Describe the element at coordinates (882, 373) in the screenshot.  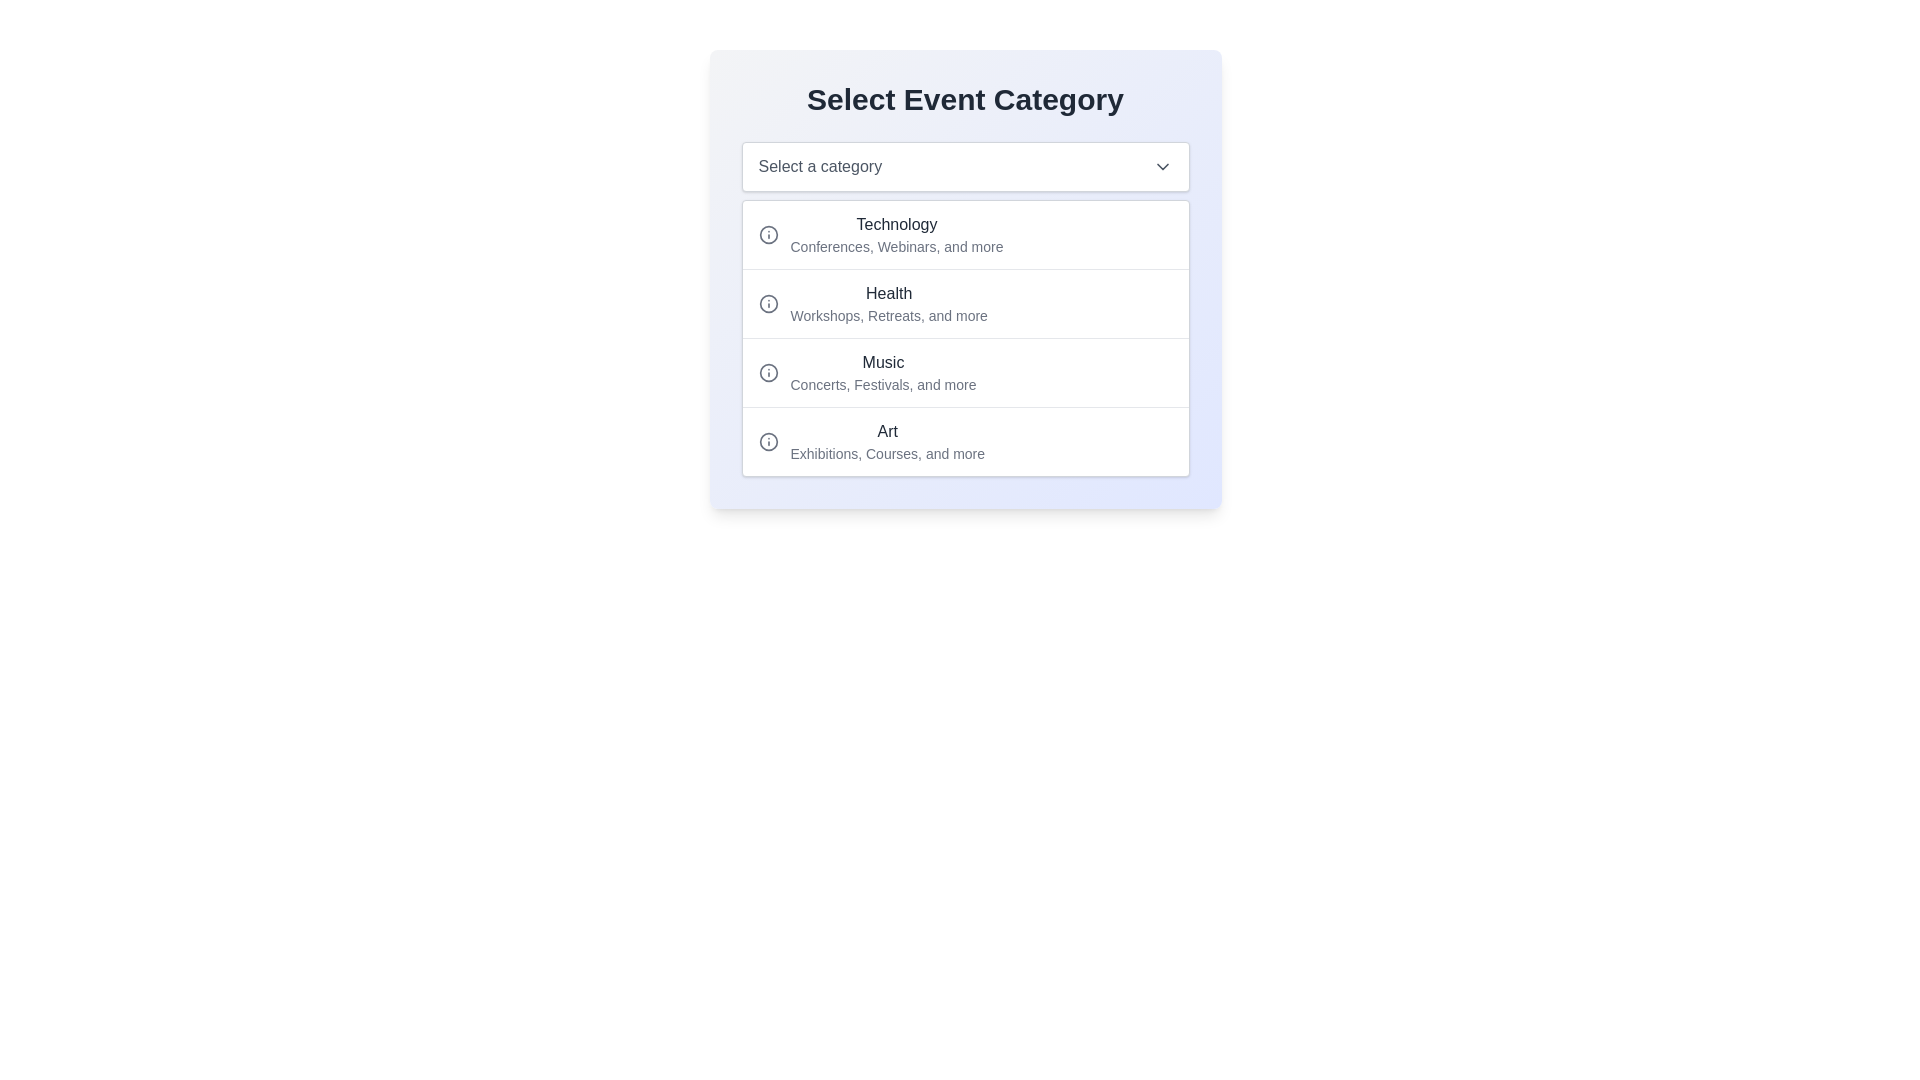
I see `to select the 'Music' category option in the selectable list under 'Select Event Category'` at that location.